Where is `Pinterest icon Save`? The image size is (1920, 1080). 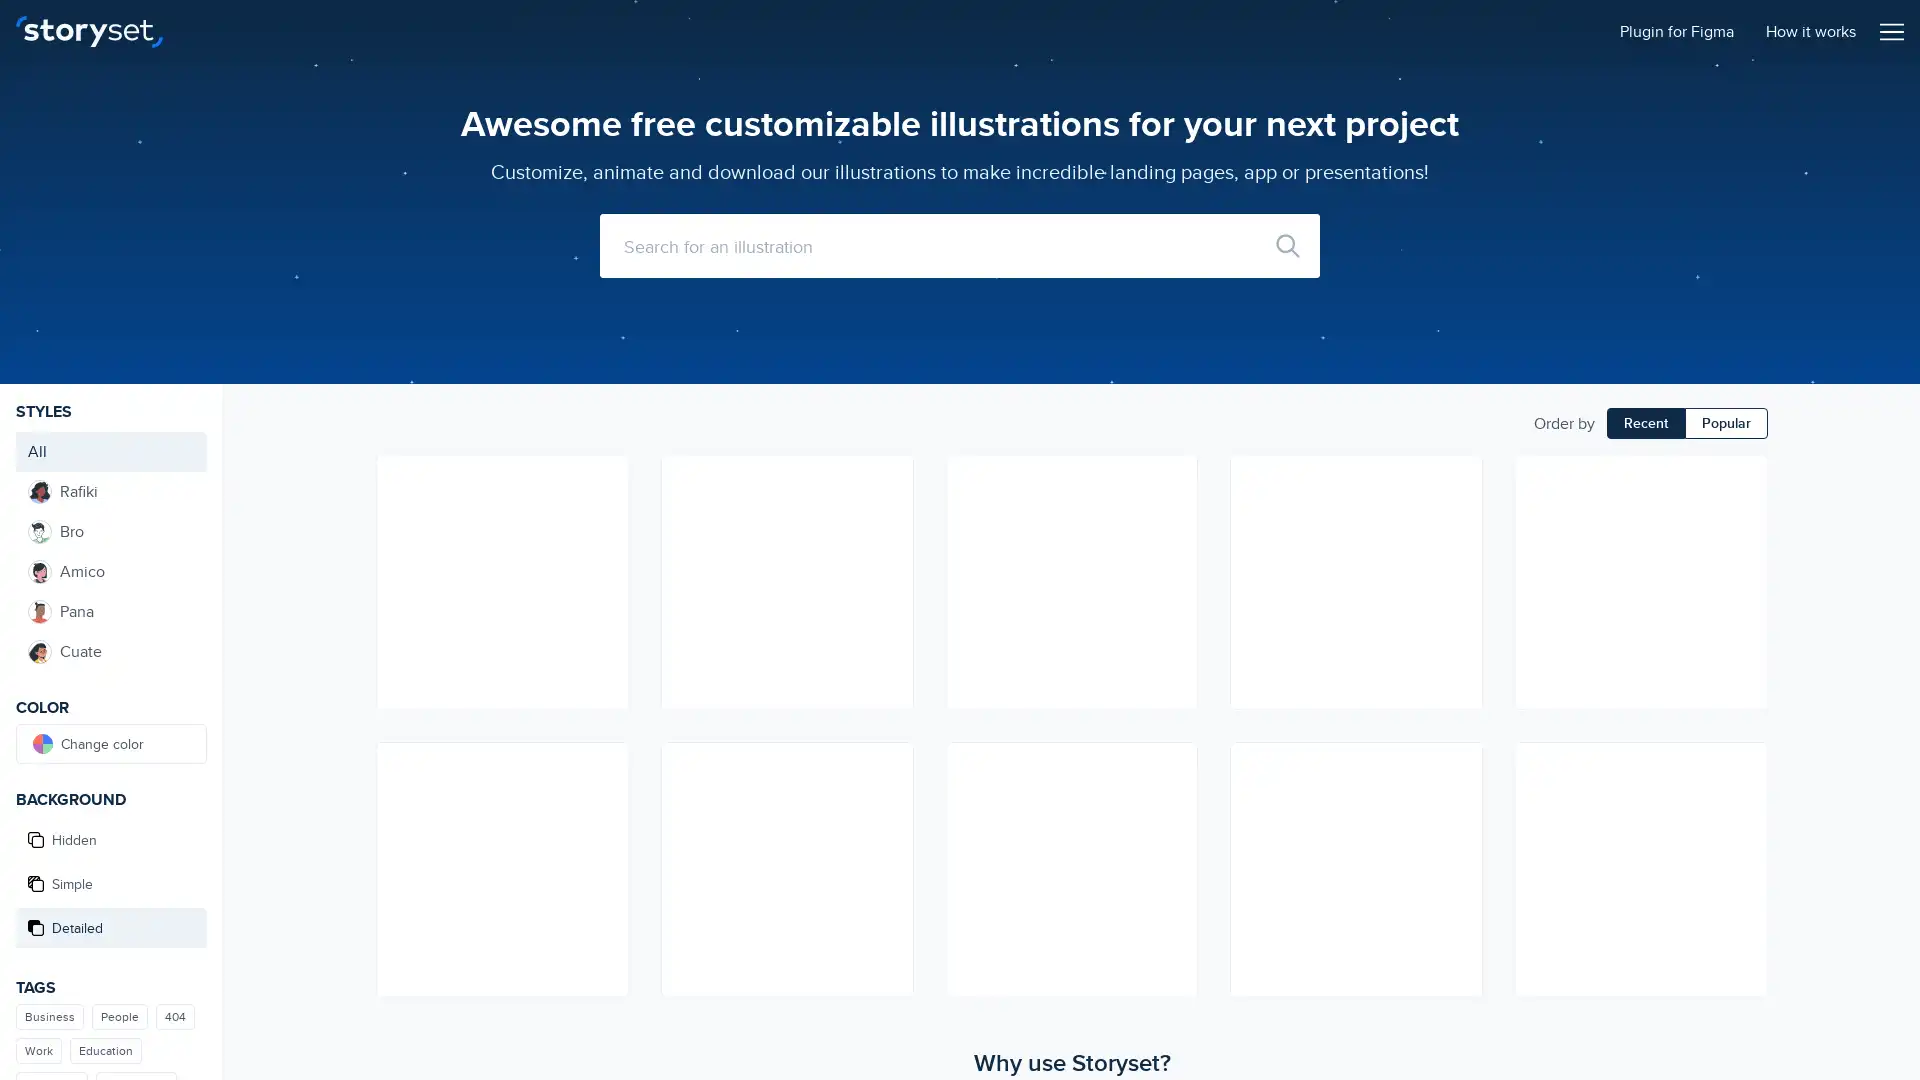
Pinterest icon Save is located at coordinates (1458, 837).